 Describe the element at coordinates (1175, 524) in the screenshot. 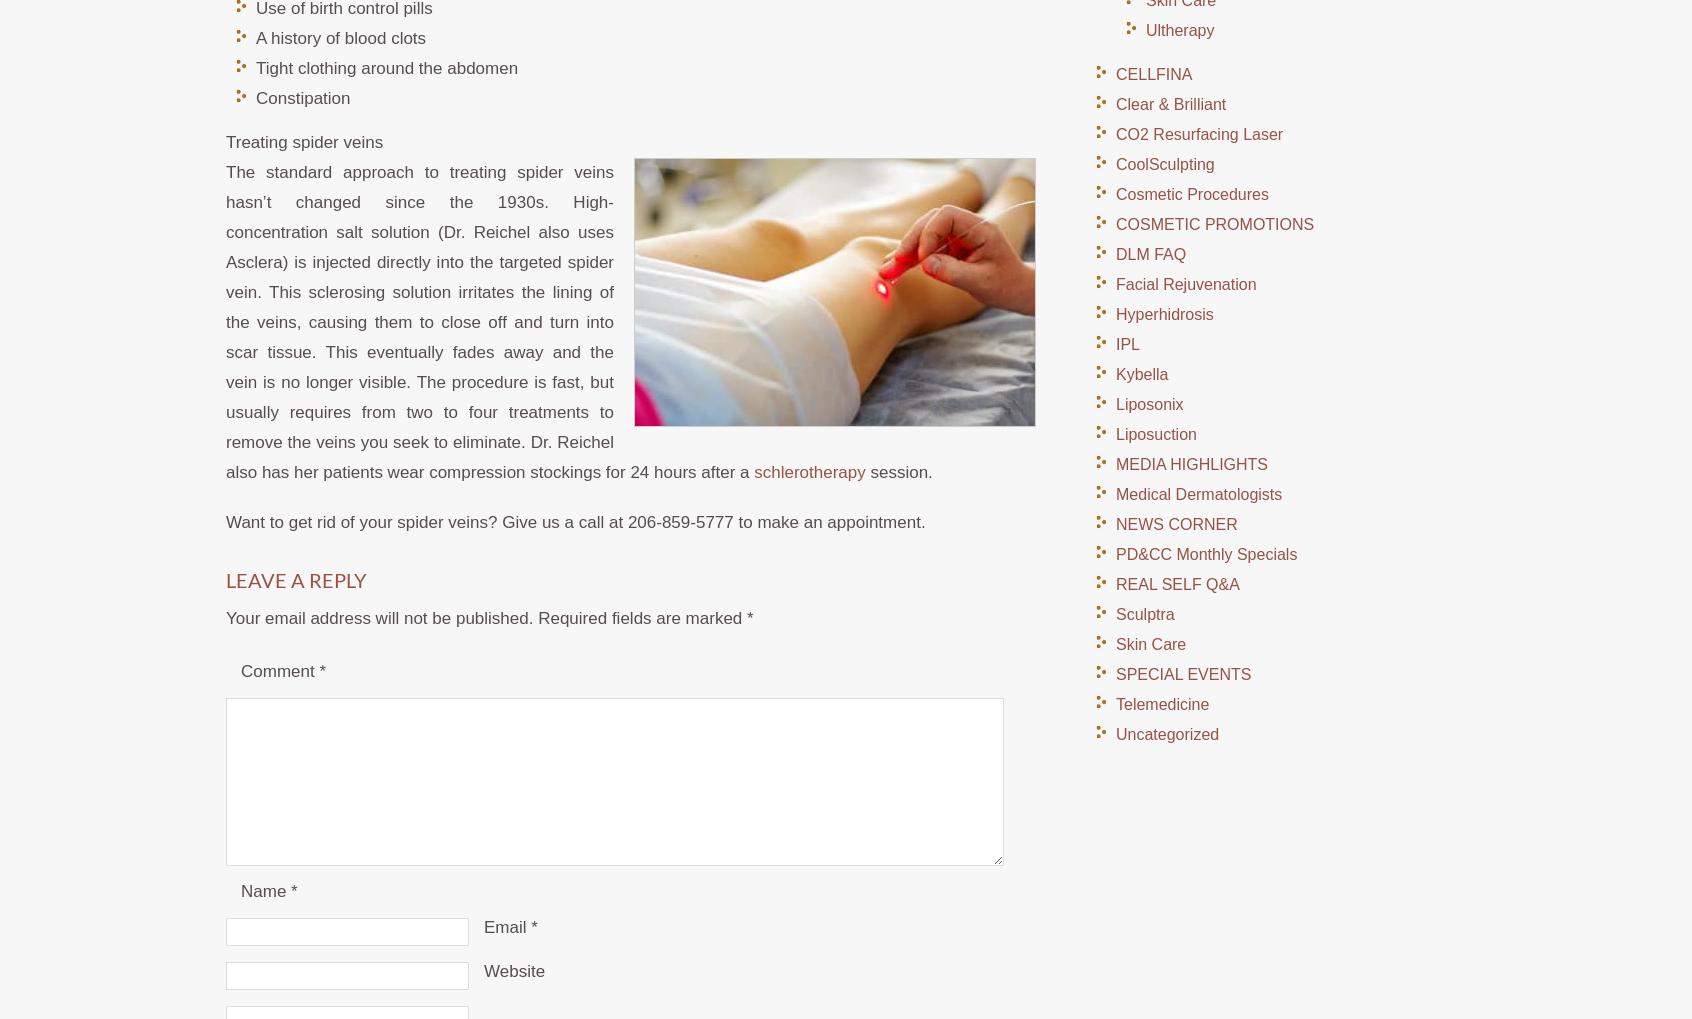

I see `'NEWS CORNER'` at that location.